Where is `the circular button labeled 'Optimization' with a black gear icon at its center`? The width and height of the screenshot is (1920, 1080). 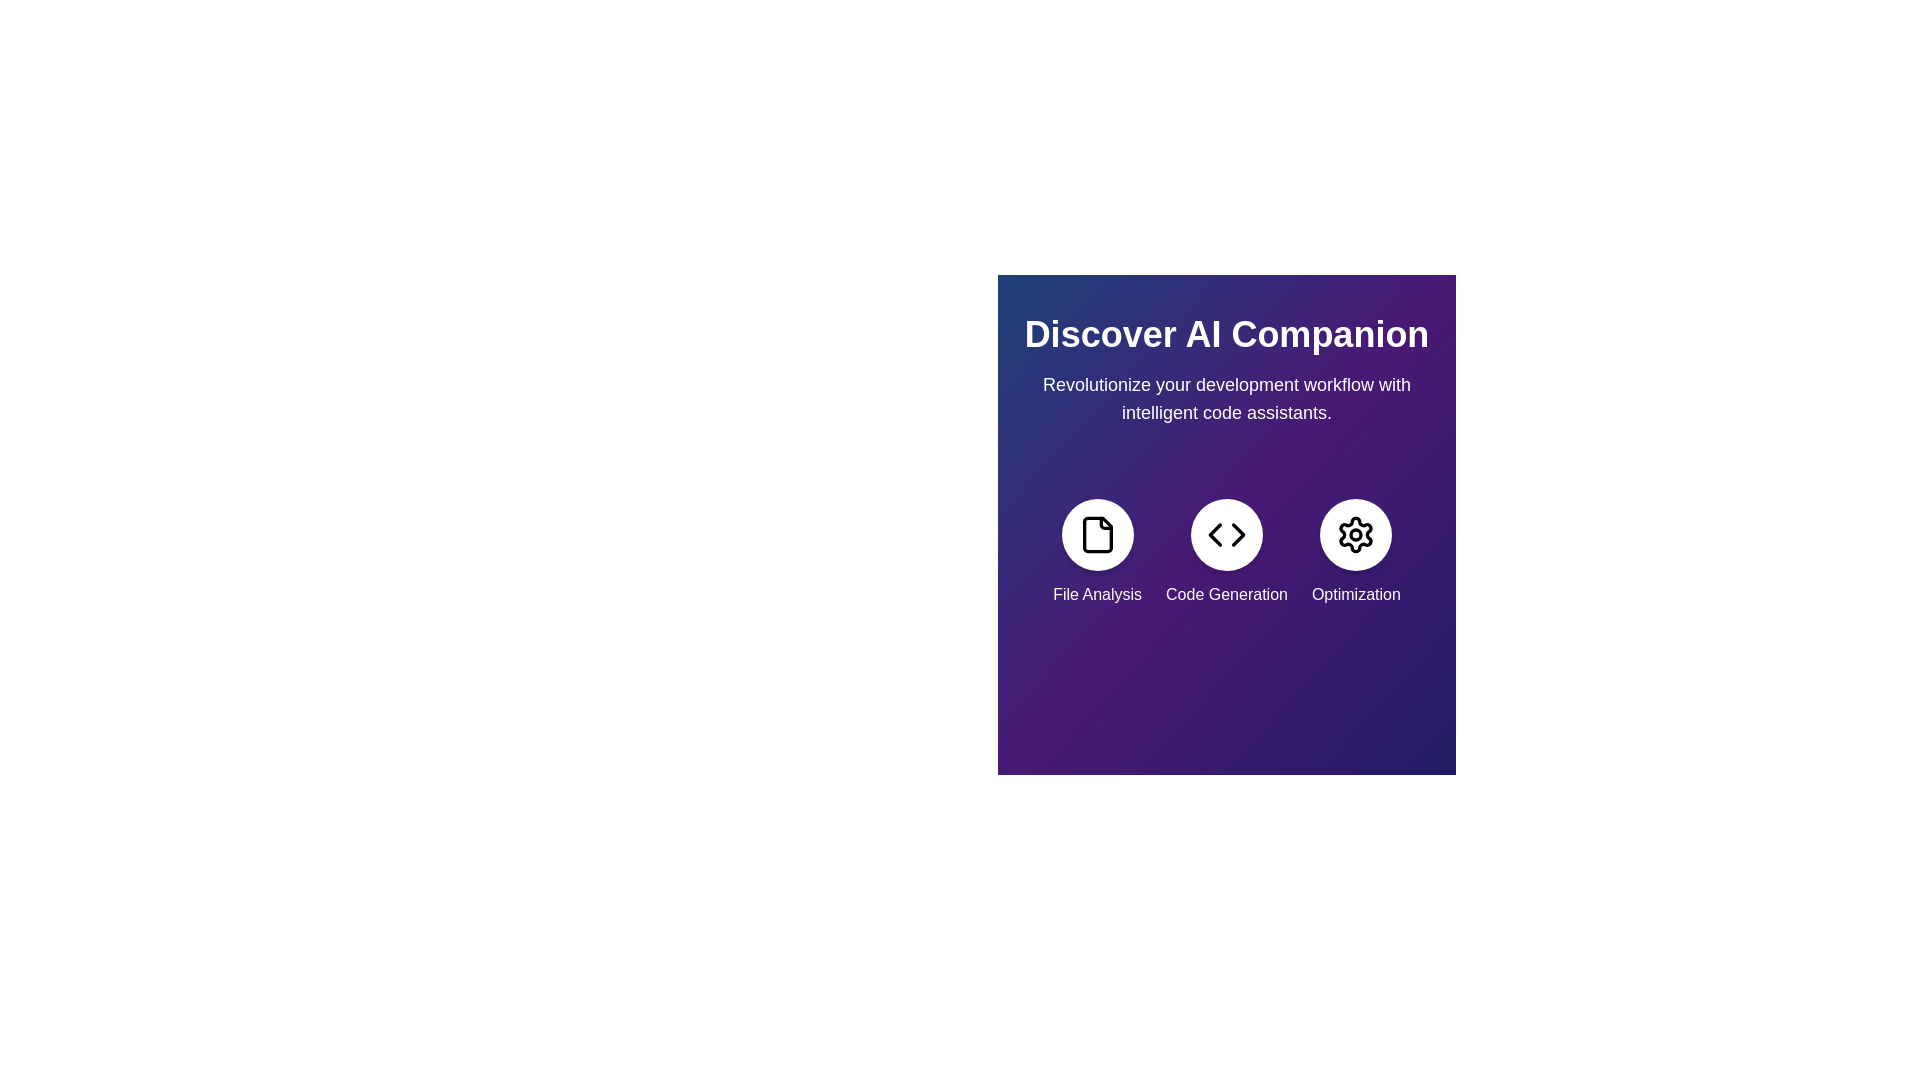 the circular button labeled 'Optimization' with a black gear icon at its center is located at coordinates (1356, 552).